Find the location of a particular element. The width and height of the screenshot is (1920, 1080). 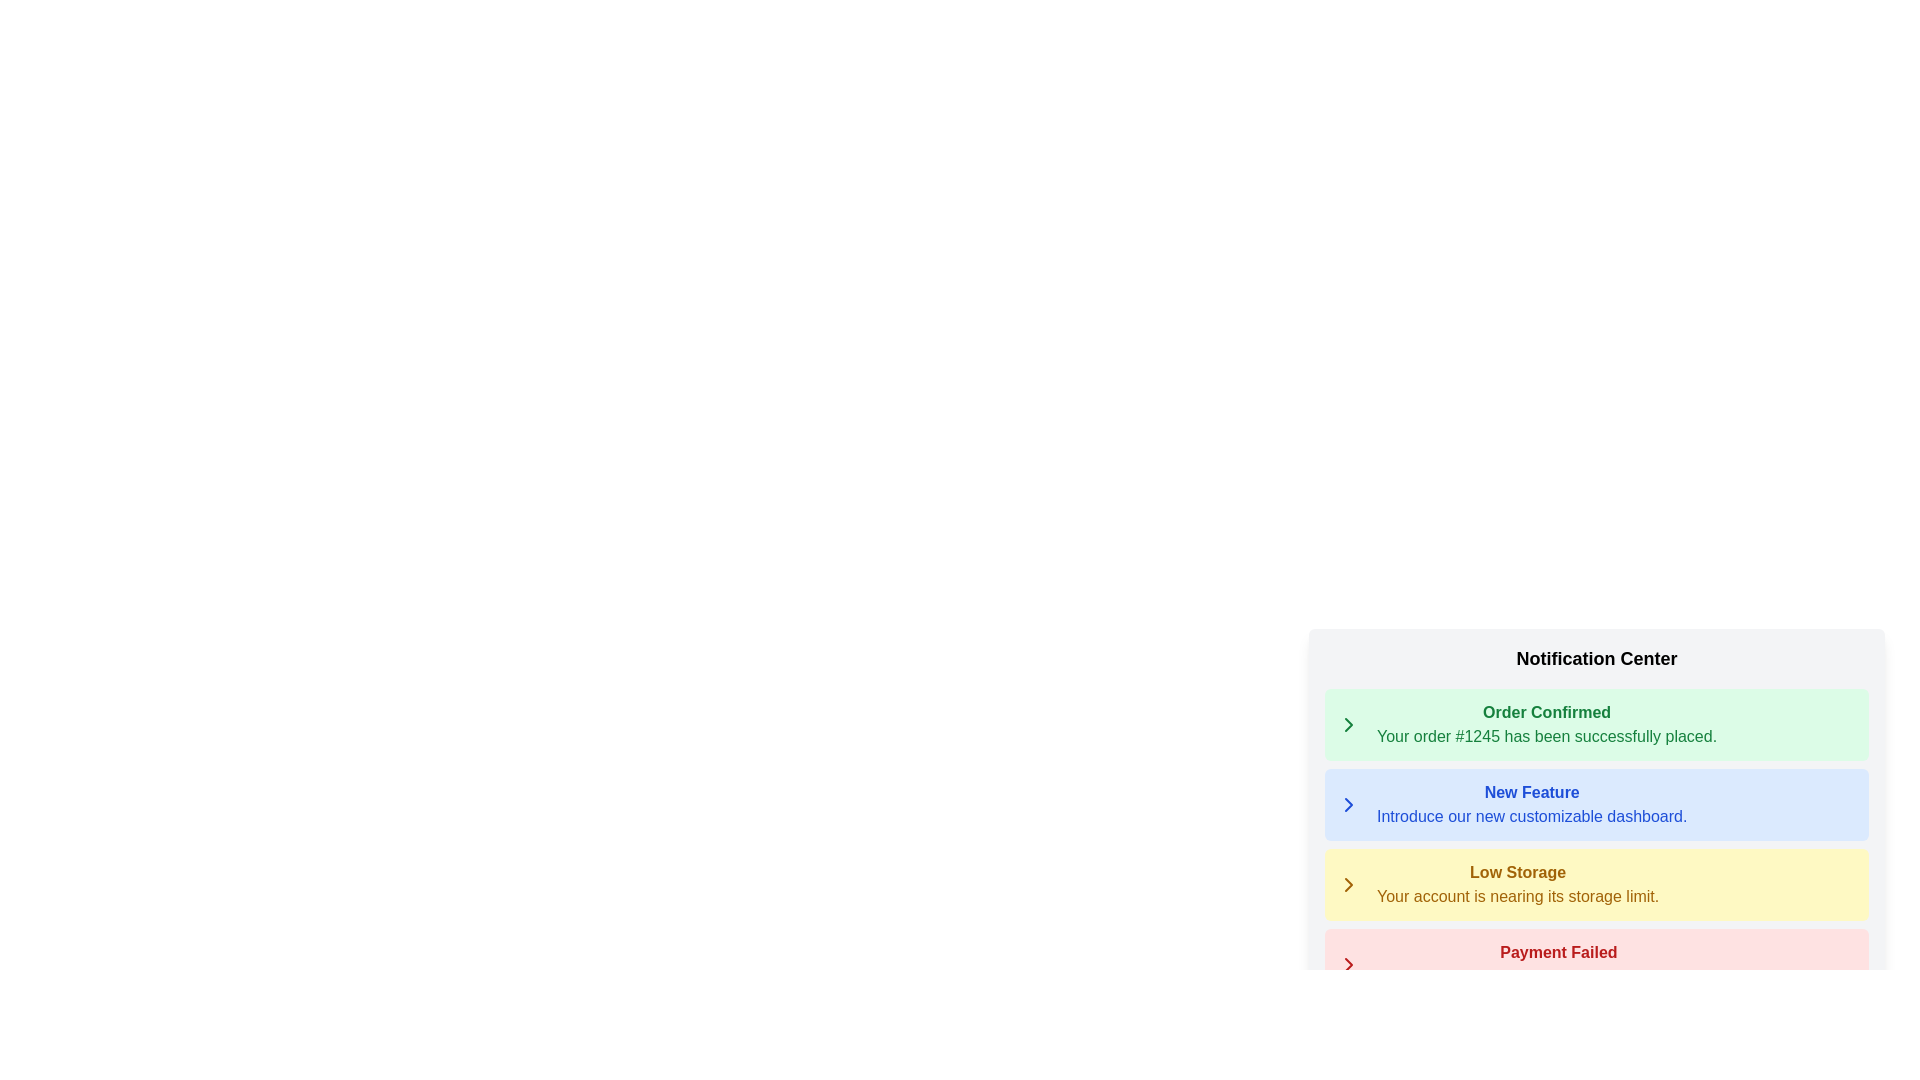

the notification indicating that order #1245 has been successfully placed, which is the top-most notification in the notification center is located at coordinates (1596, 725).